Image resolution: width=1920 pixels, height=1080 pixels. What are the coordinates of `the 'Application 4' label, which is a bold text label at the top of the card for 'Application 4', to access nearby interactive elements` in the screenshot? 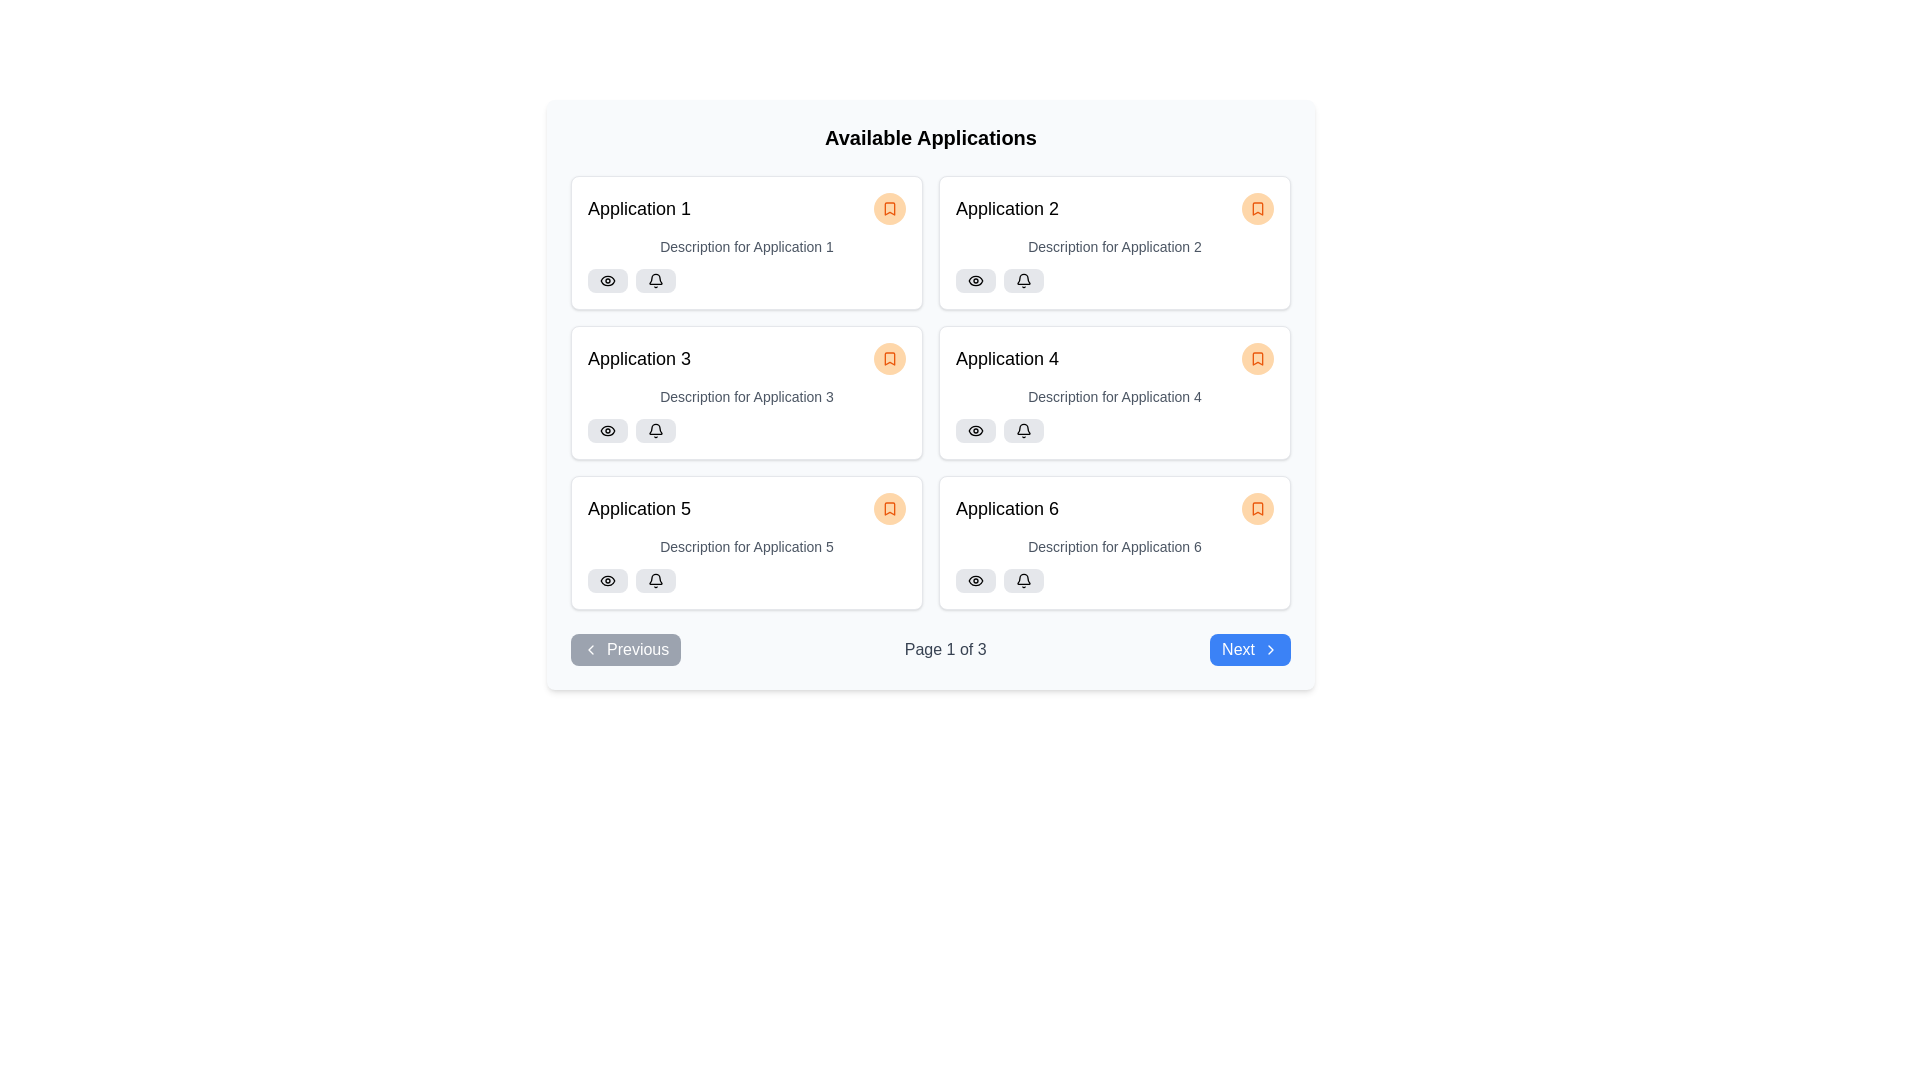 It's located at (1007, 357).